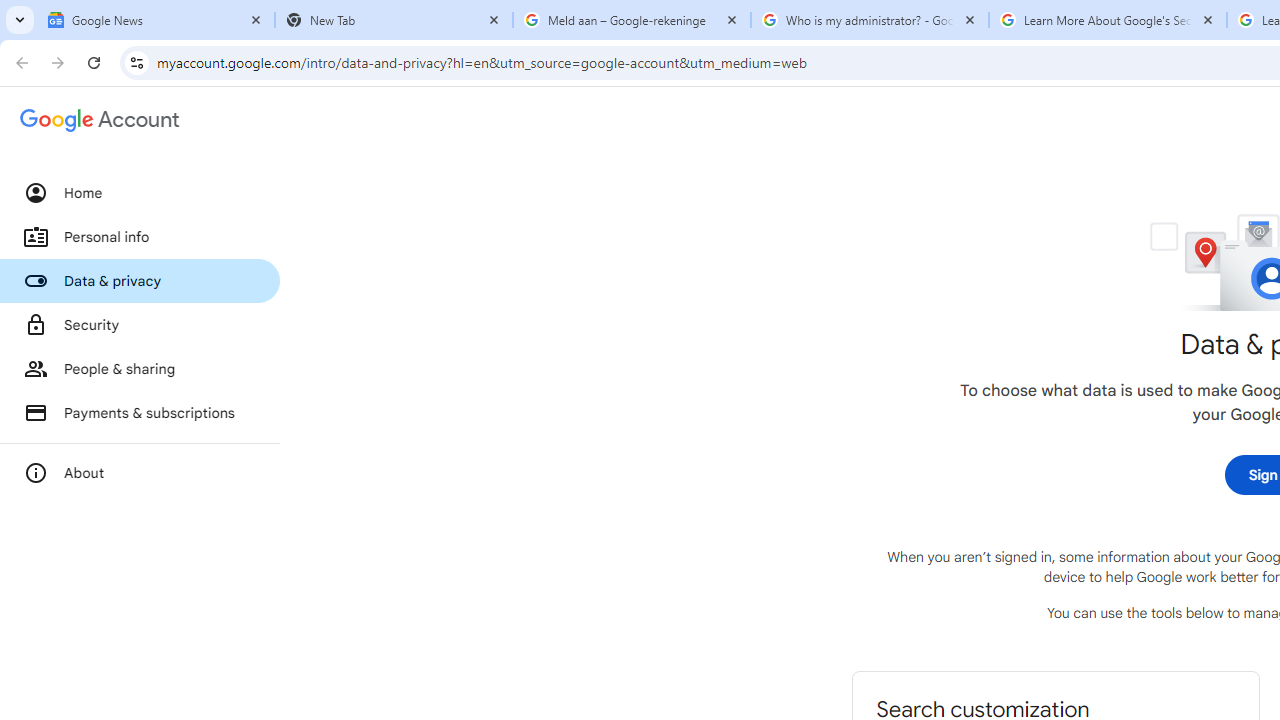 The image size is (1280, 720). Describe the element at coordinates (870, 20) in the screenshot. I see `'Who is my administrator? - Google Account Help'` at that location.